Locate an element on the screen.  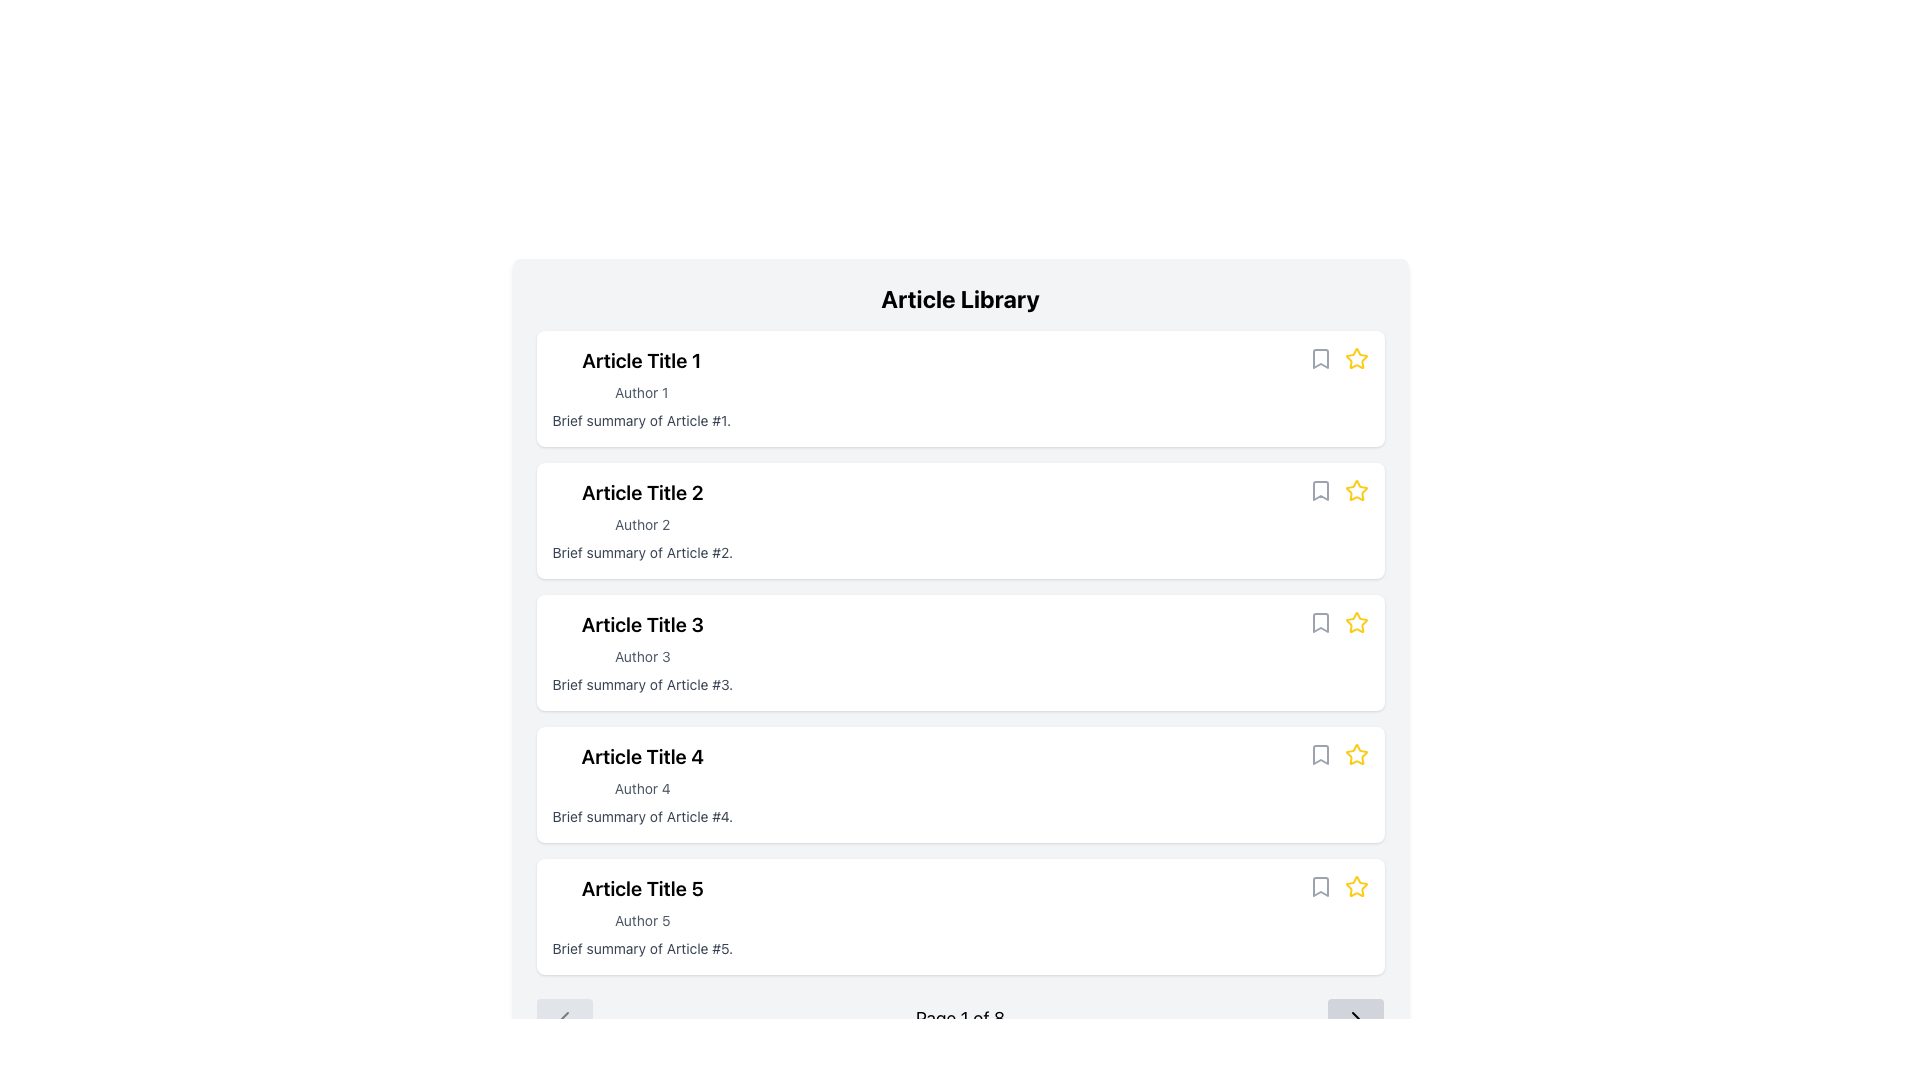
the Content Card that provides information about an article, including its title, author, and summary, which is the third card in the vertical stack within the 'Article Library' is located at coordinates (960, 652).